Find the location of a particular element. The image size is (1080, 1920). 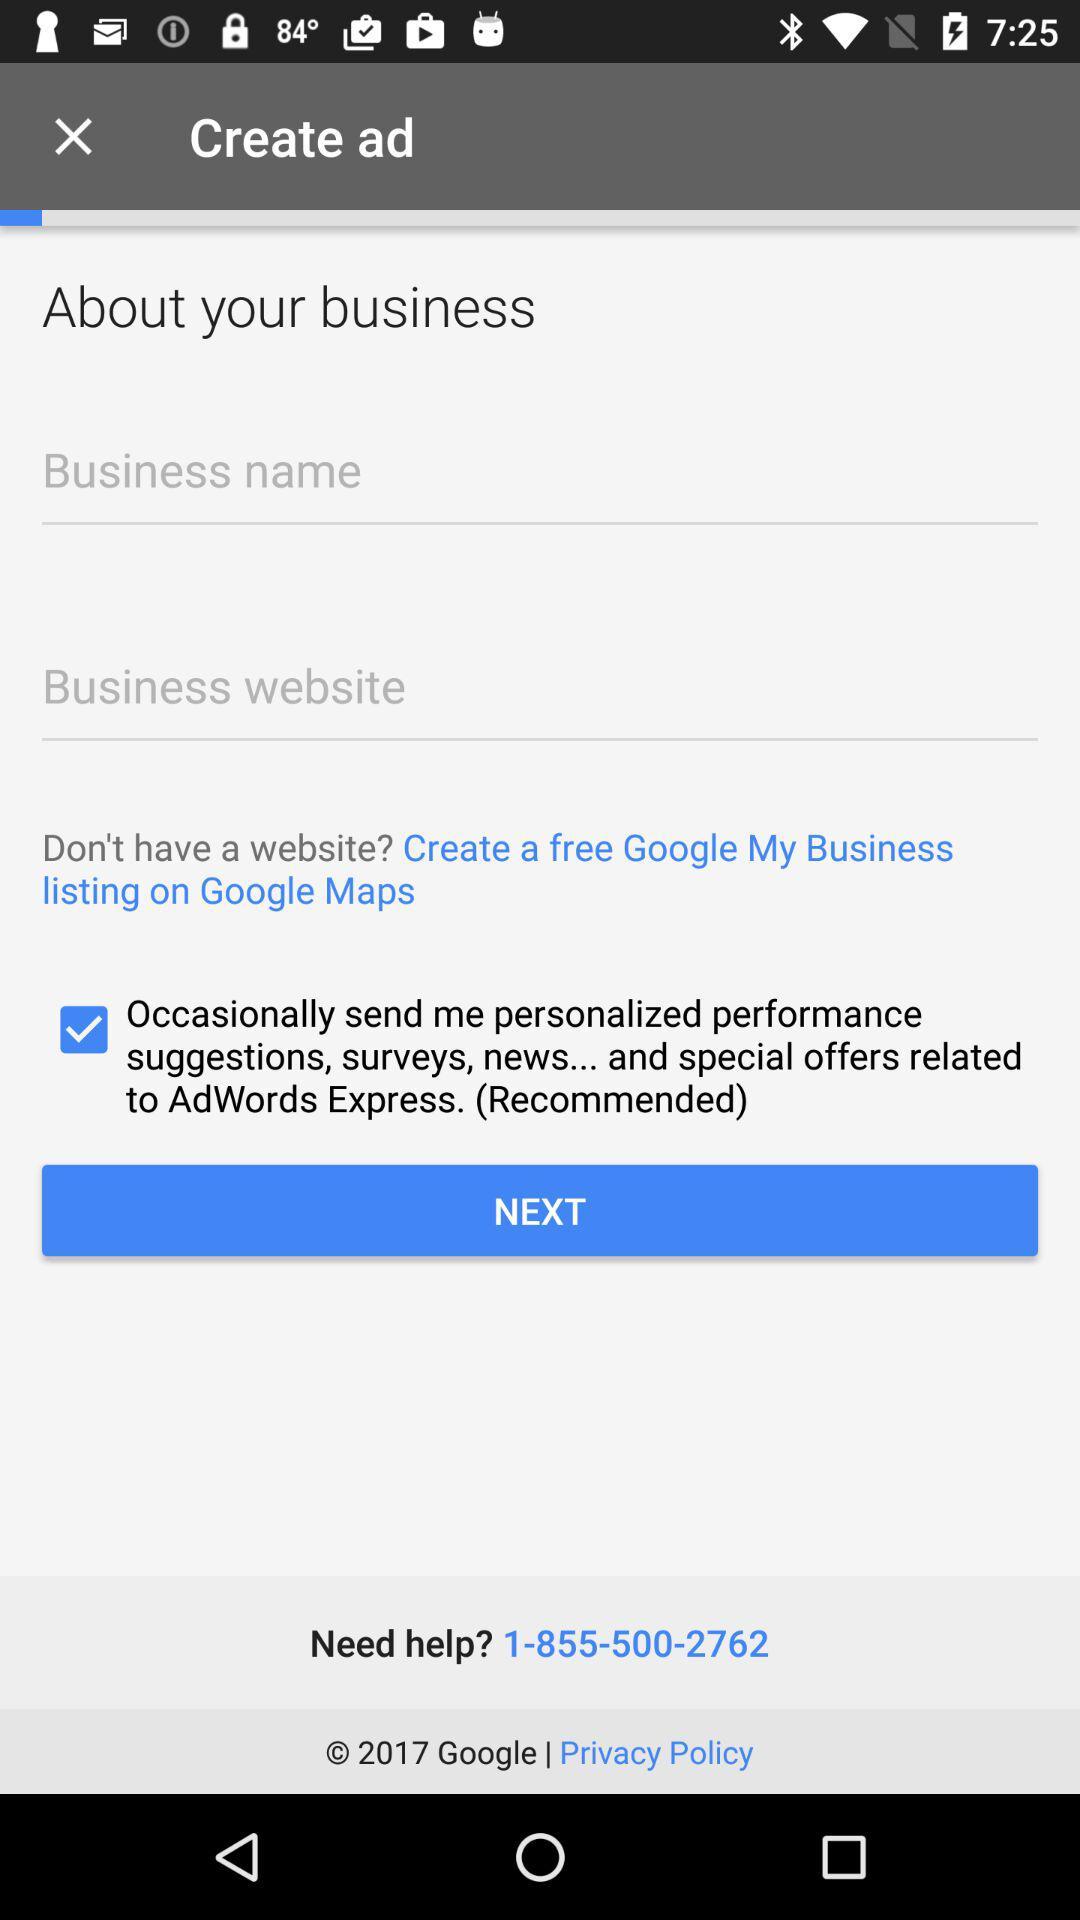

the 2017 google privacy is located at coordinates (538, 1750).